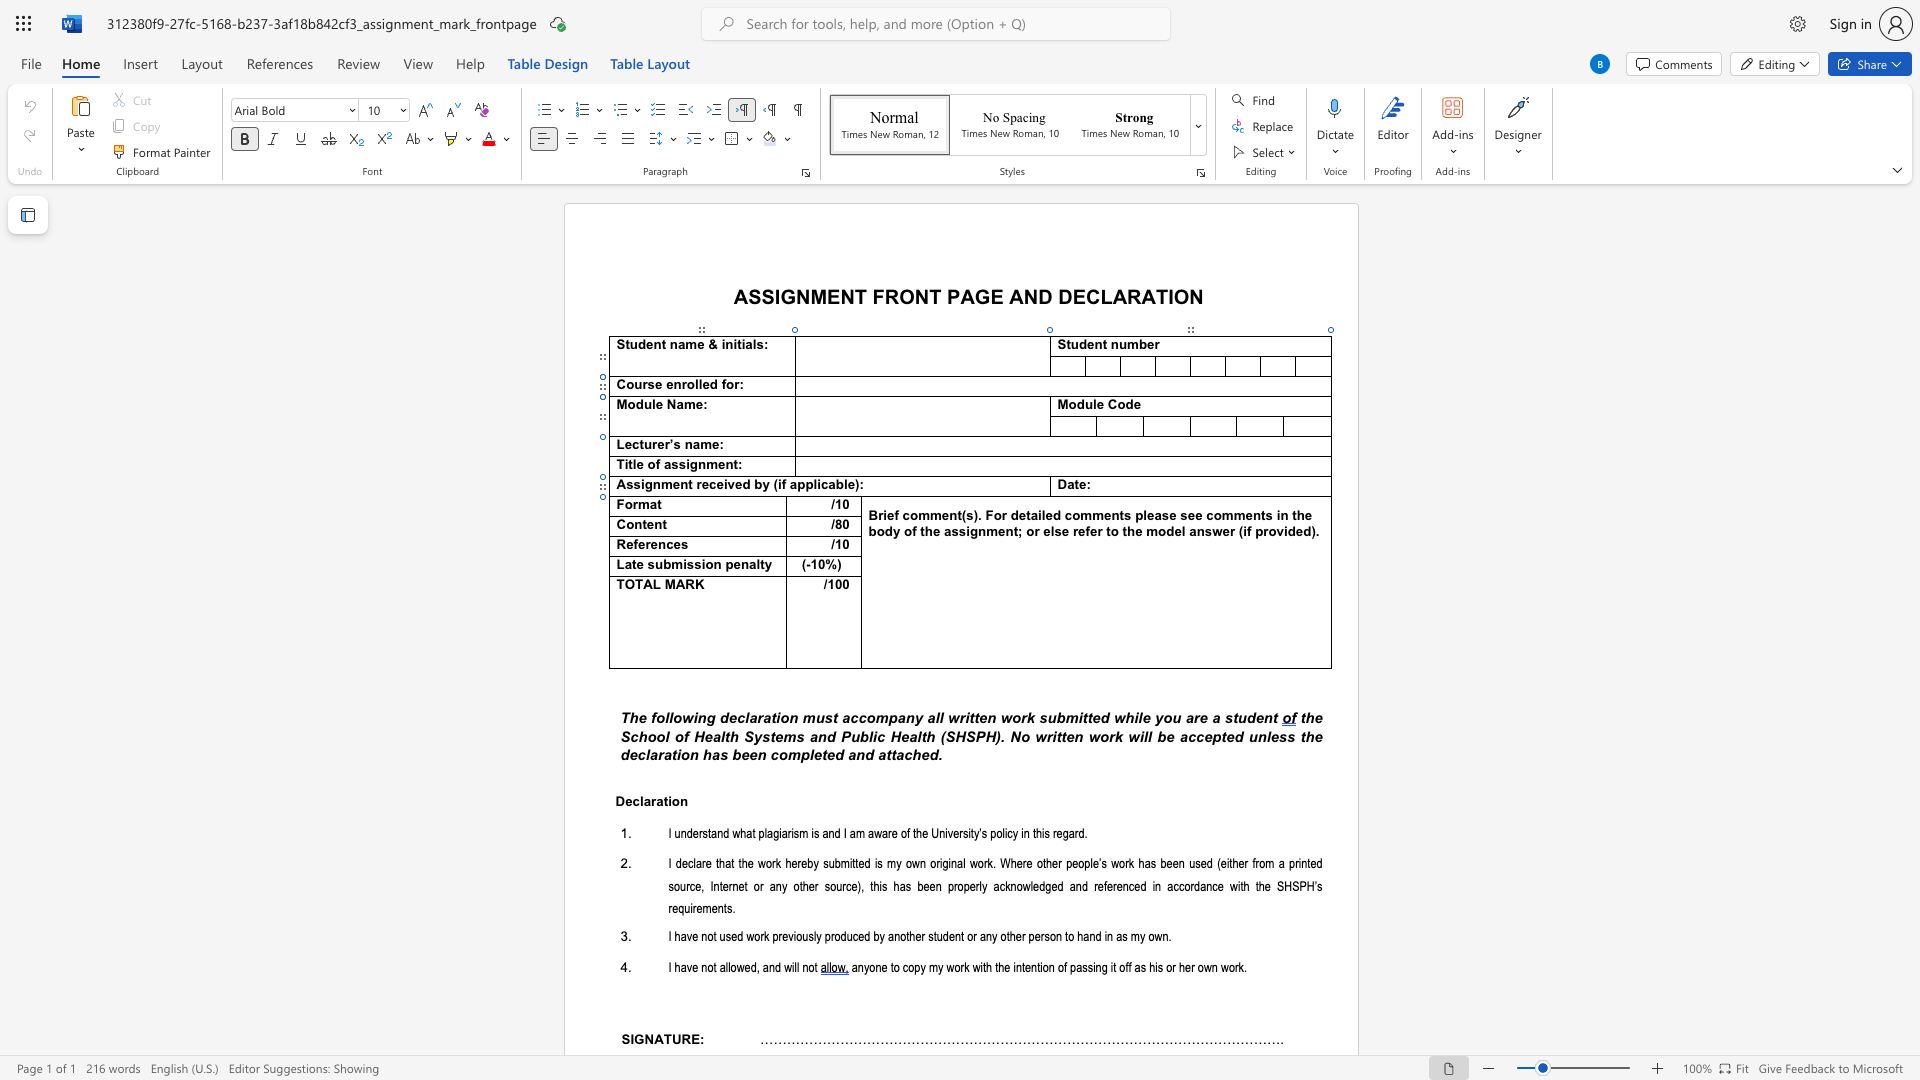 Image resolution: width=1920 pixels, height=1080 pixels. Describe the element at coordinates (1045, 530) in the screenshot. I see `the 14th character "e" in the text` at that location.